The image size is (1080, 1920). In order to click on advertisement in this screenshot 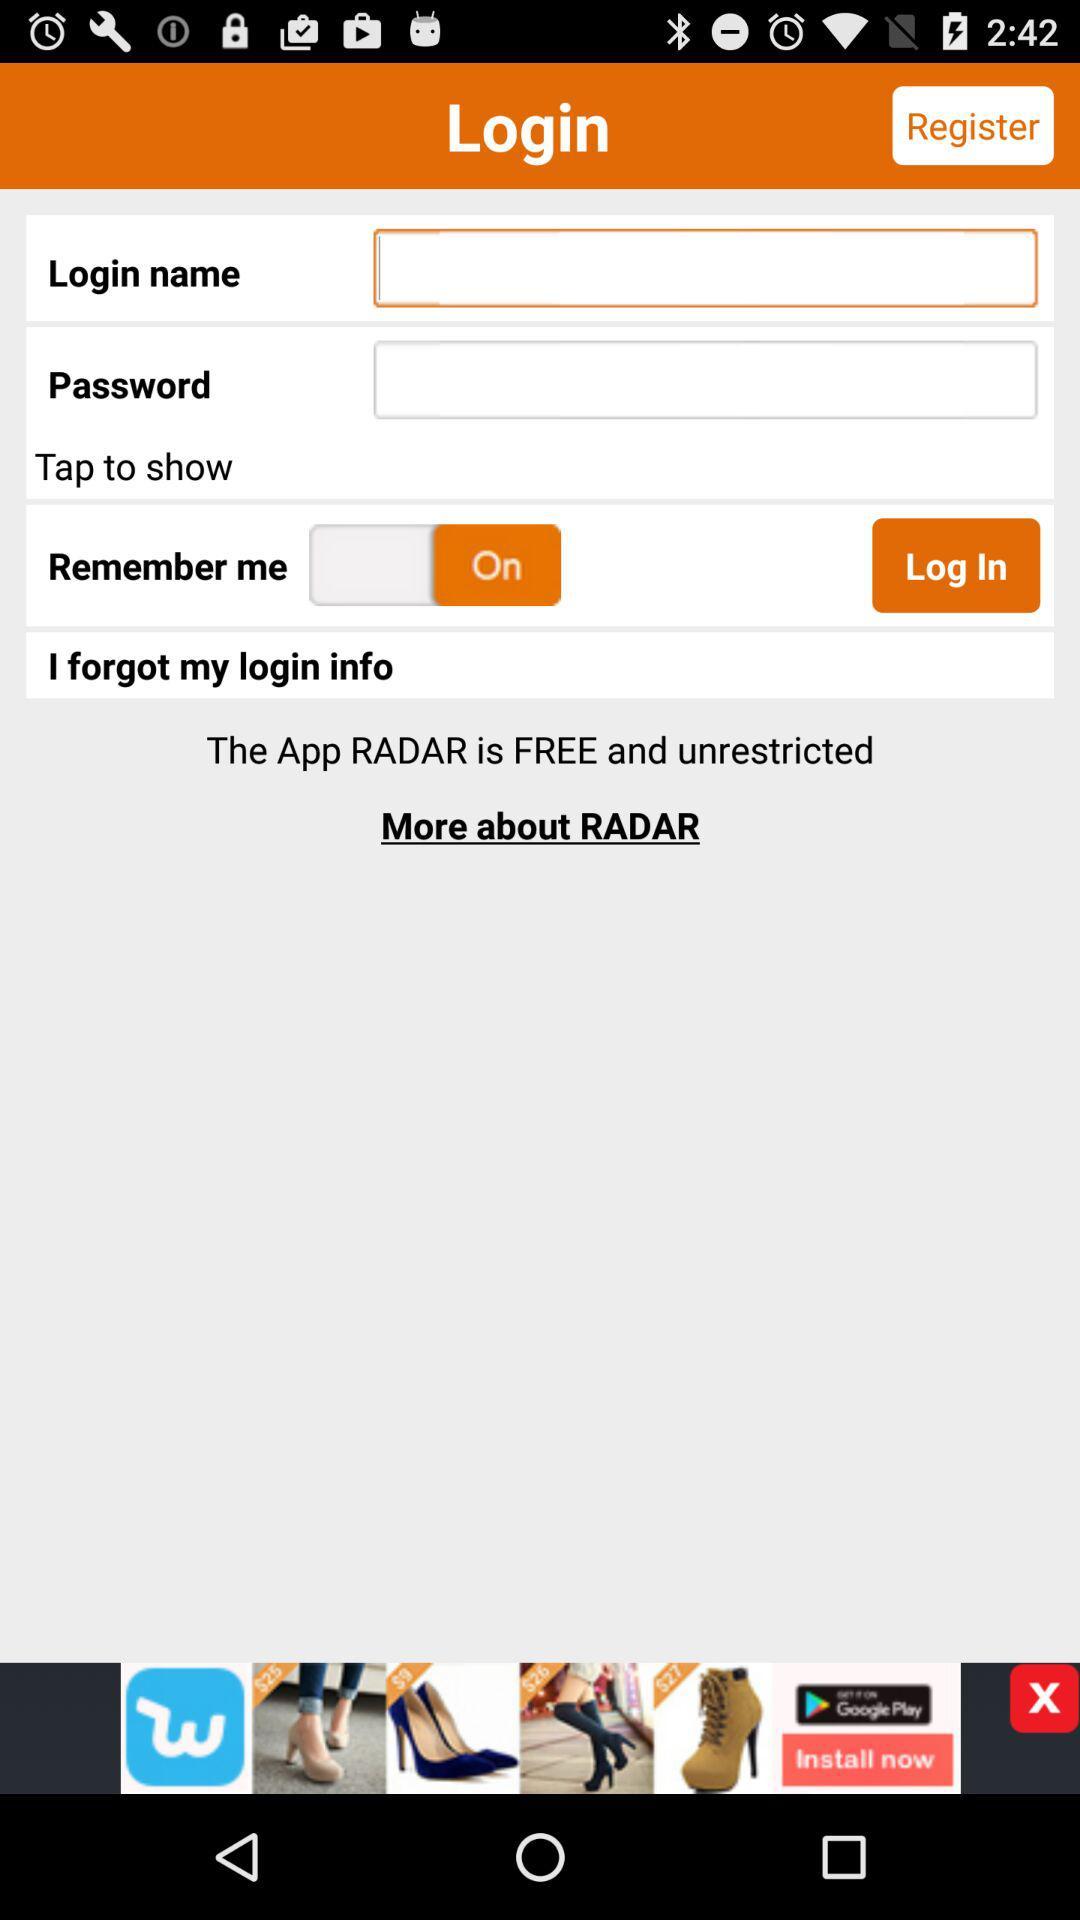, I will do `click(1043, 1697)`.